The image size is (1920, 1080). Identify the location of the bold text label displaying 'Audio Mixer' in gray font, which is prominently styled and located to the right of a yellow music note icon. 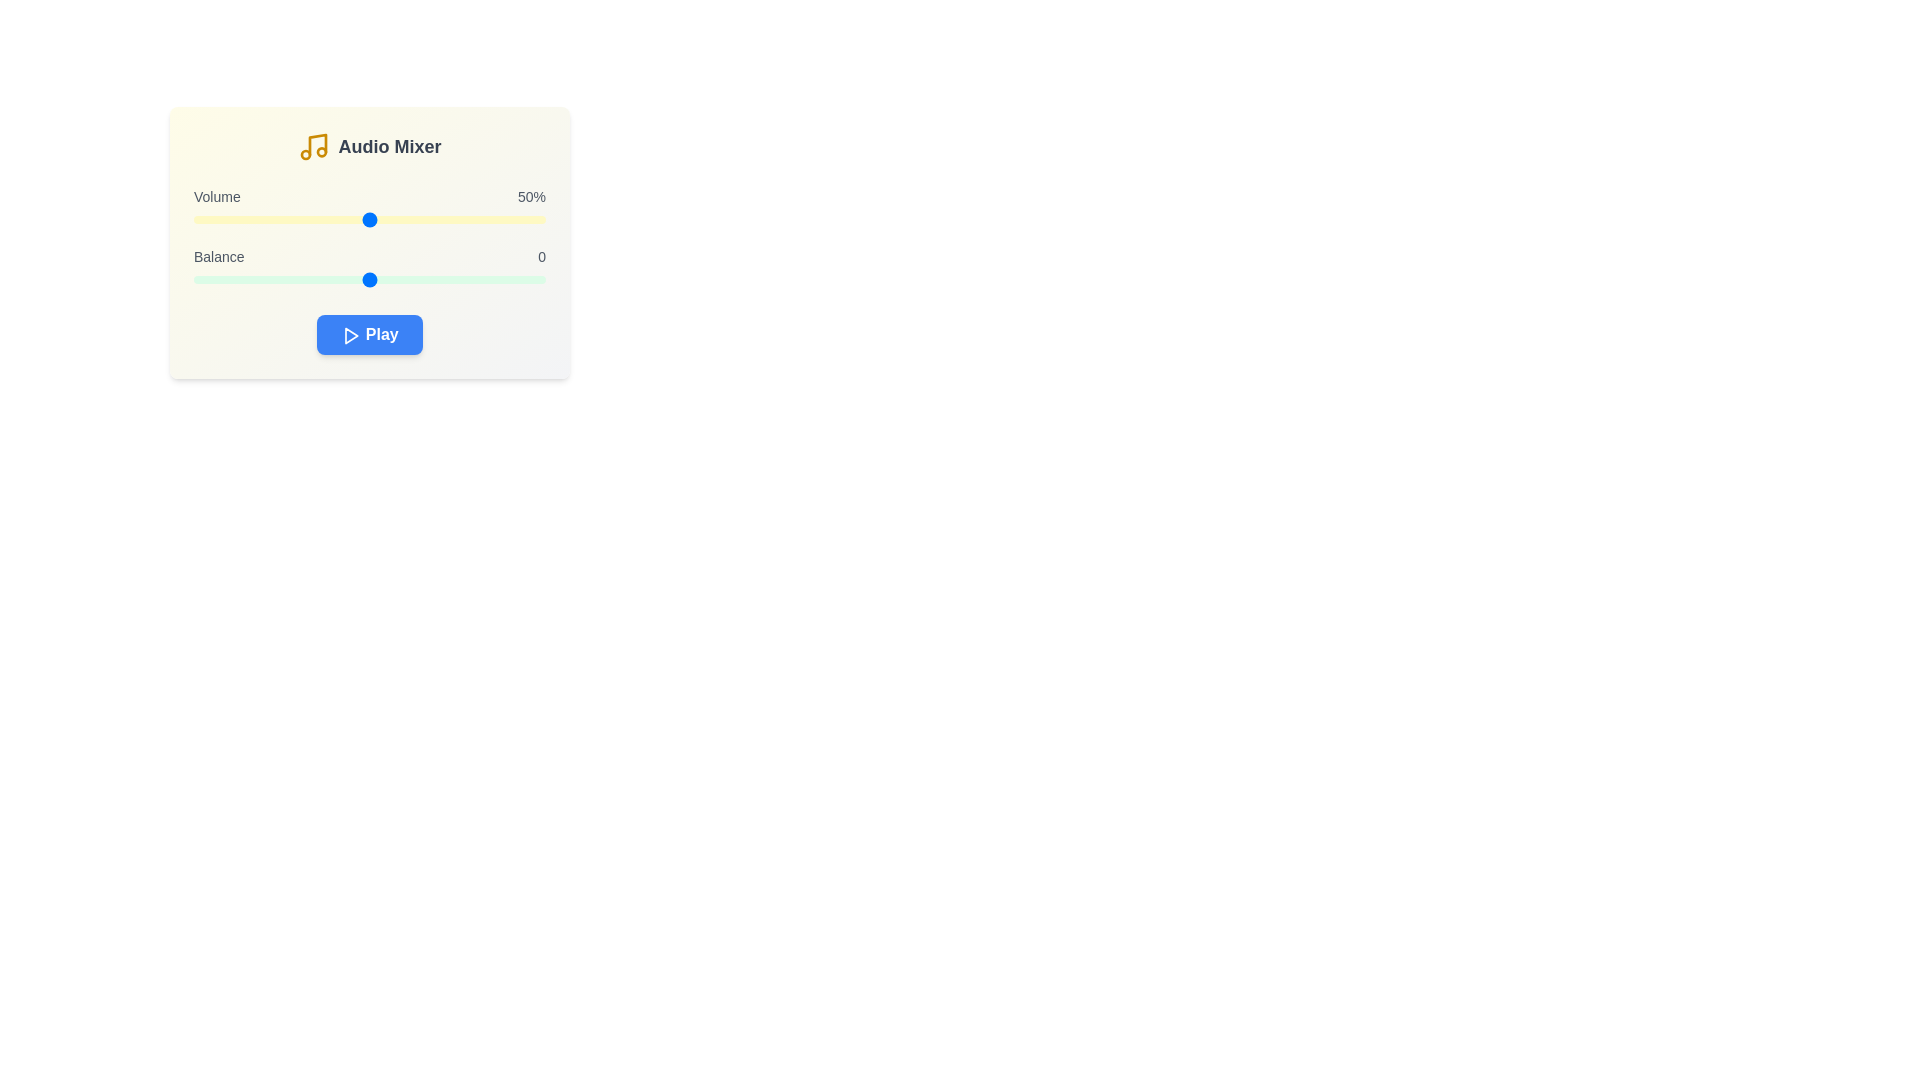
(389, 145).